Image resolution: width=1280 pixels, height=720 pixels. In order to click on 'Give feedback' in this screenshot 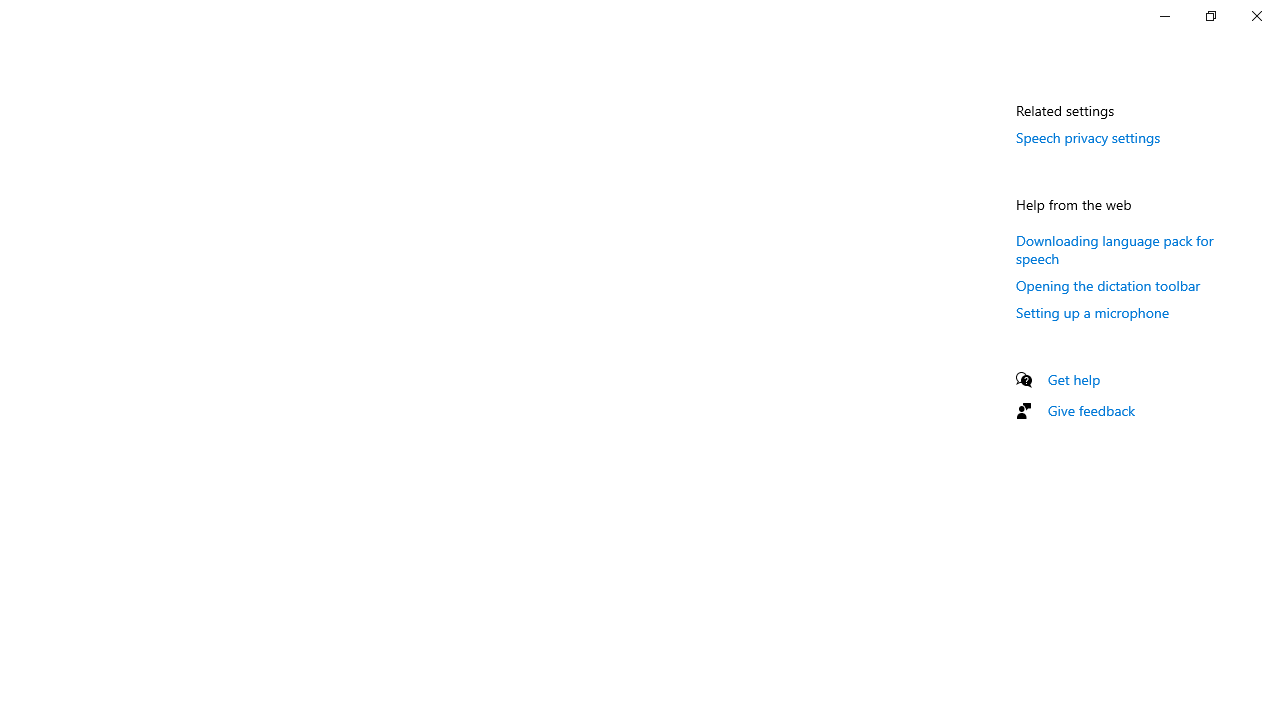, I will do `click(1090, 409)`.